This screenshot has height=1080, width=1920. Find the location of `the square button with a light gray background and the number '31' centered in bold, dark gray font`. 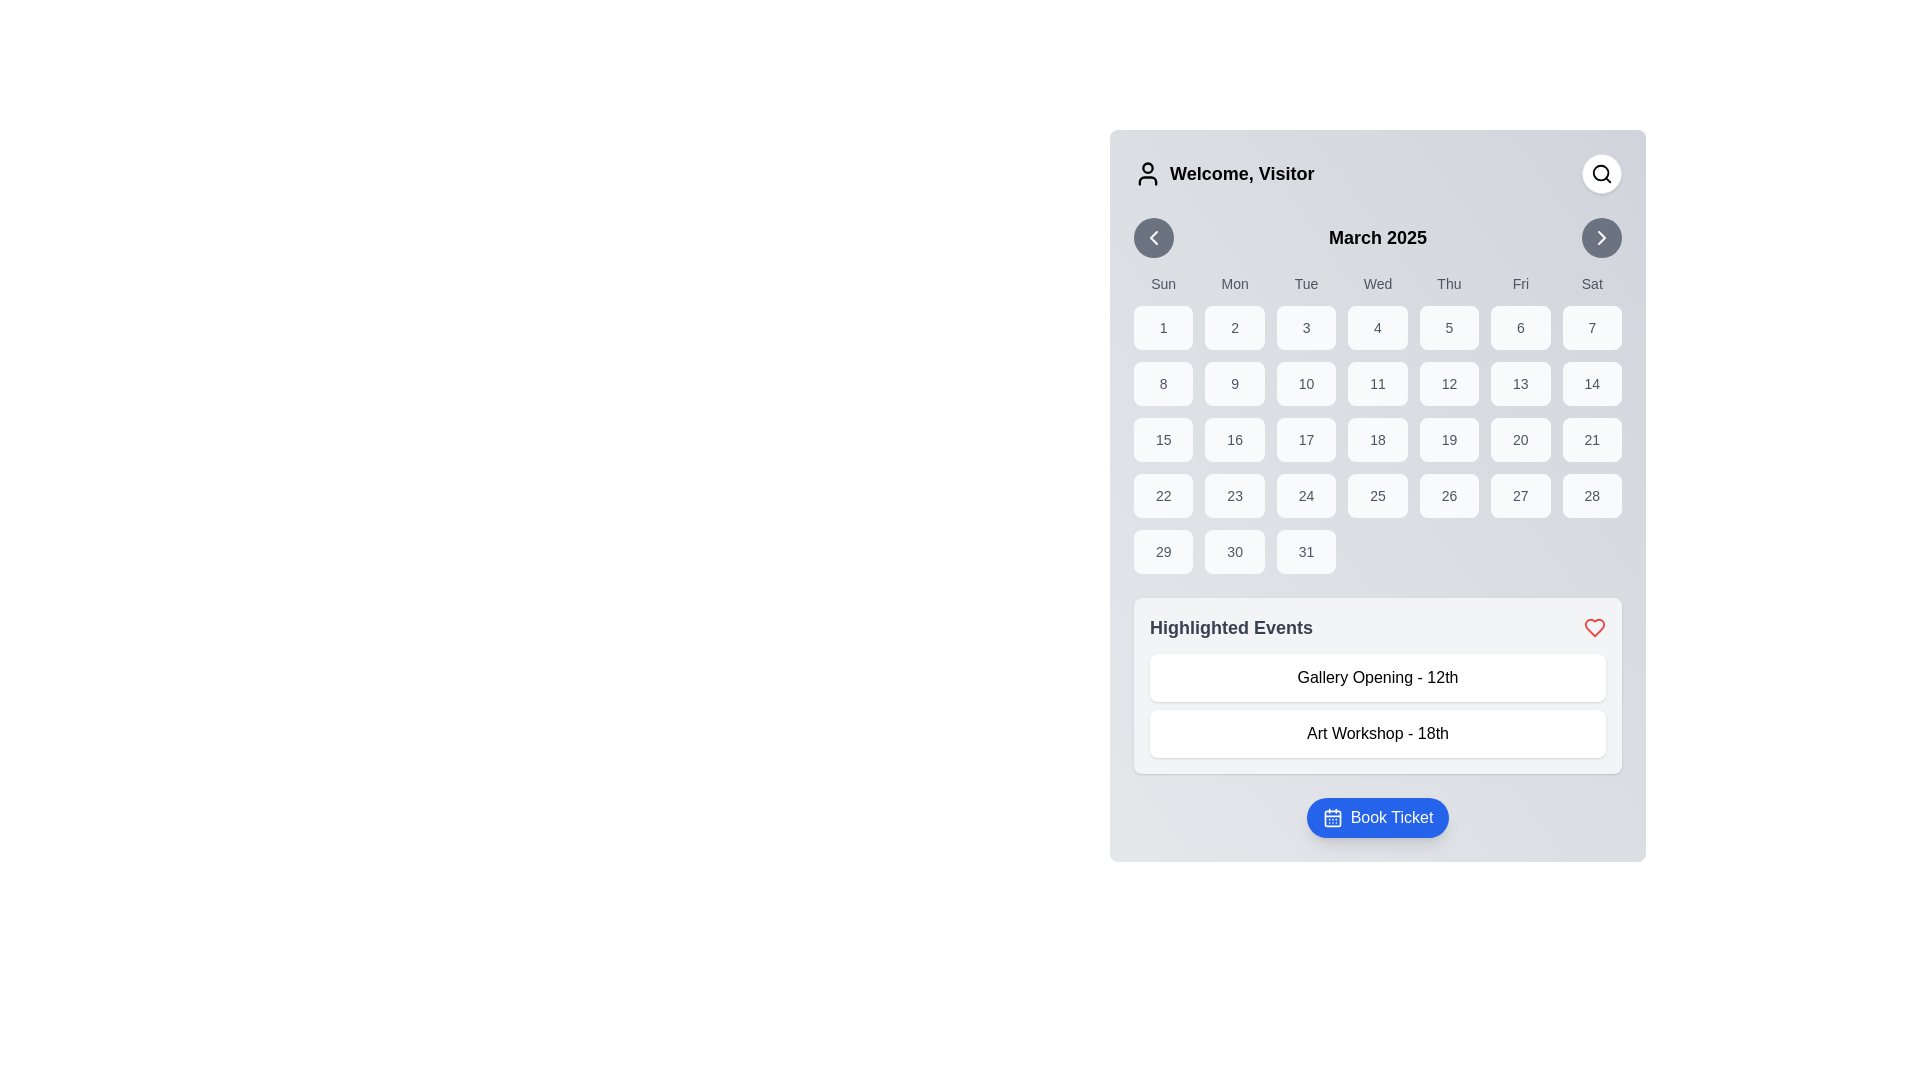

the square button with a light gray background and the number '31' centered in bold, dark gray font is located at coordinates (1306, 551).